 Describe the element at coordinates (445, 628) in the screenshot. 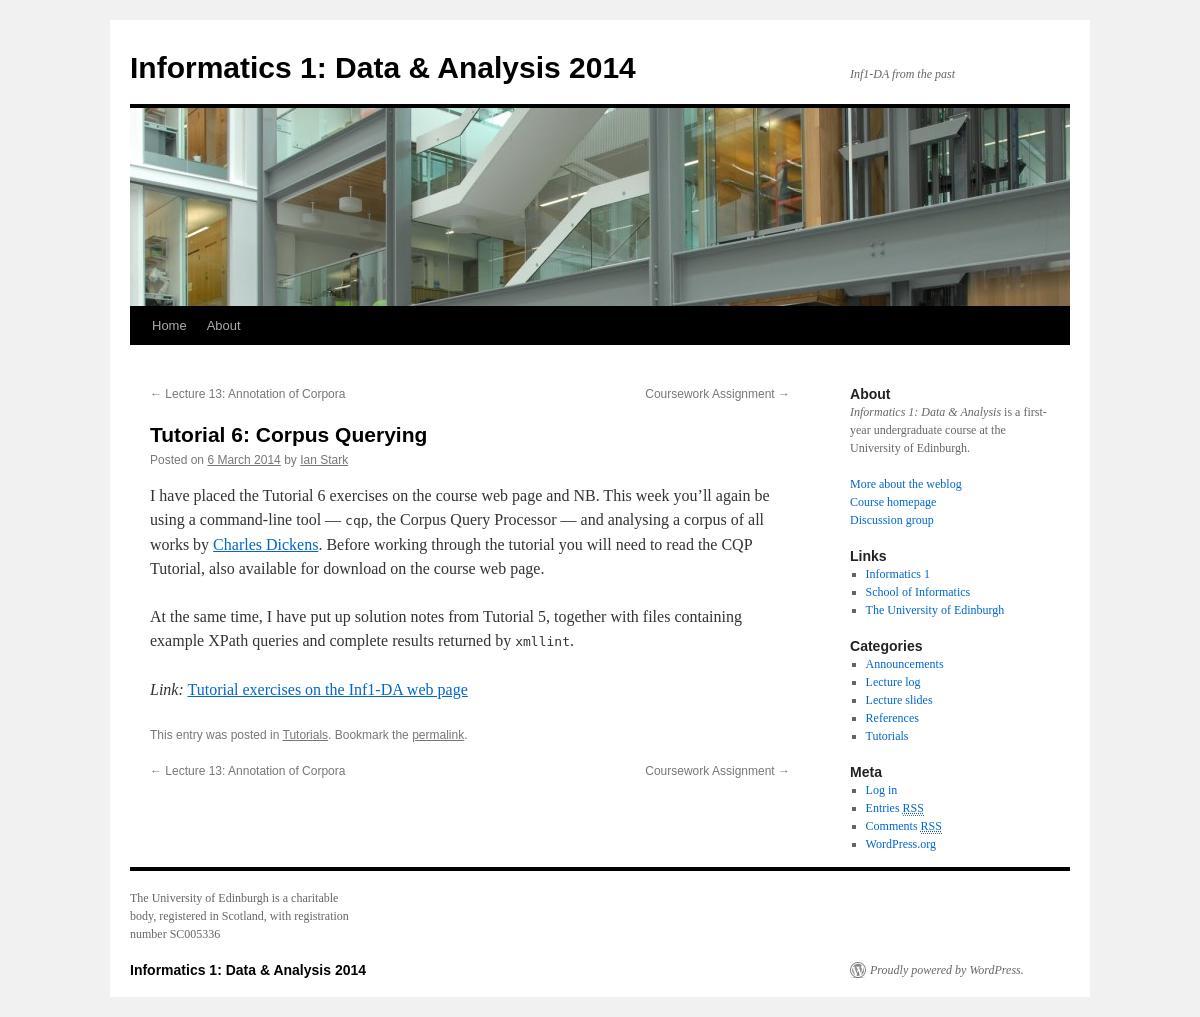

I see `'At the same time, I have put up solution notes from Tutorial 5, together with files containing example XPath queries and complete results returned by'` at that location.